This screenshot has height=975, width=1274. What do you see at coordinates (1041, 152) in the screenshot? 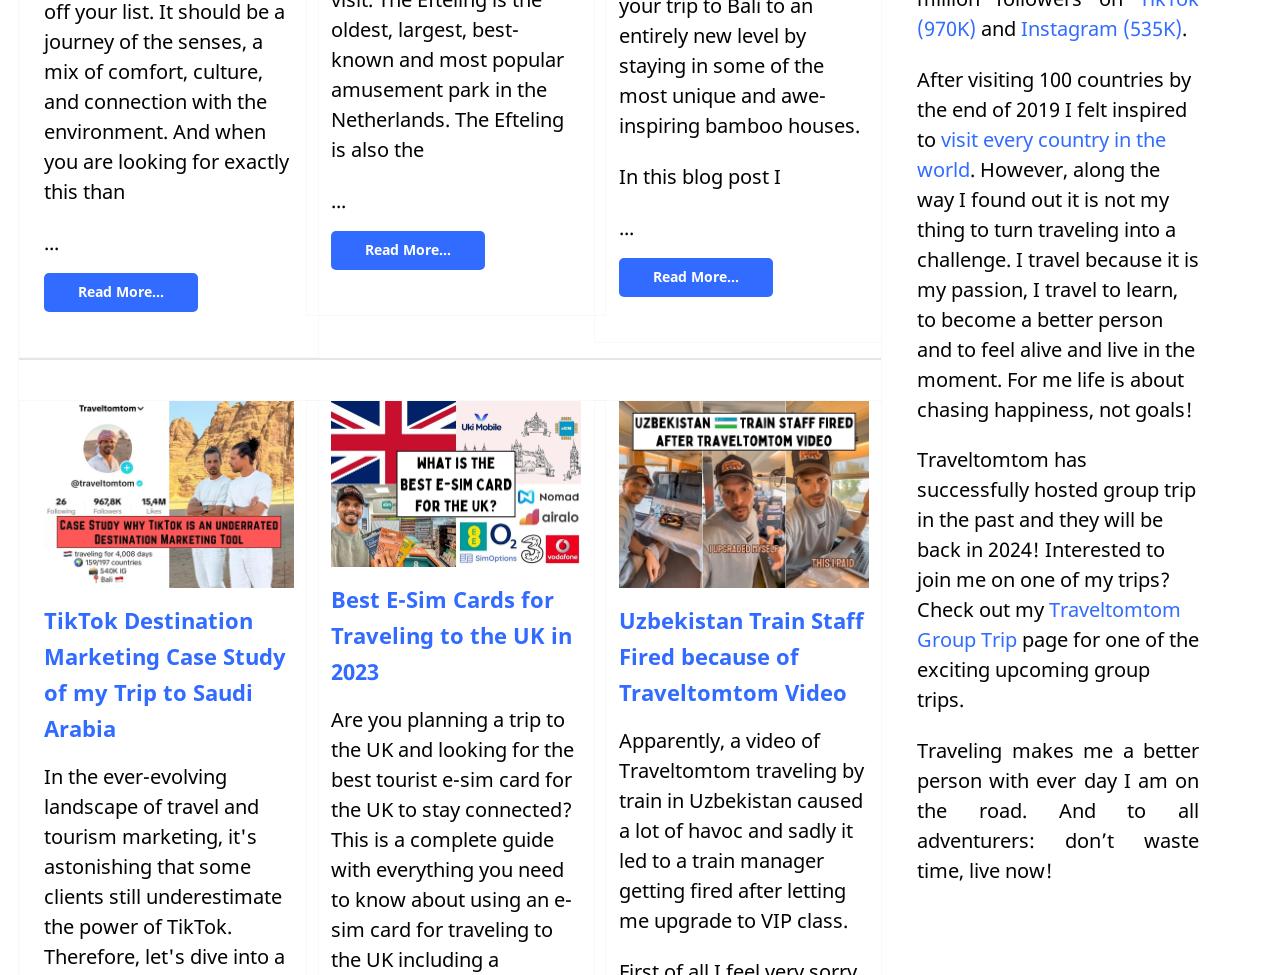
I see `'visit every country in the world'` at bounding box center [1041, 152].